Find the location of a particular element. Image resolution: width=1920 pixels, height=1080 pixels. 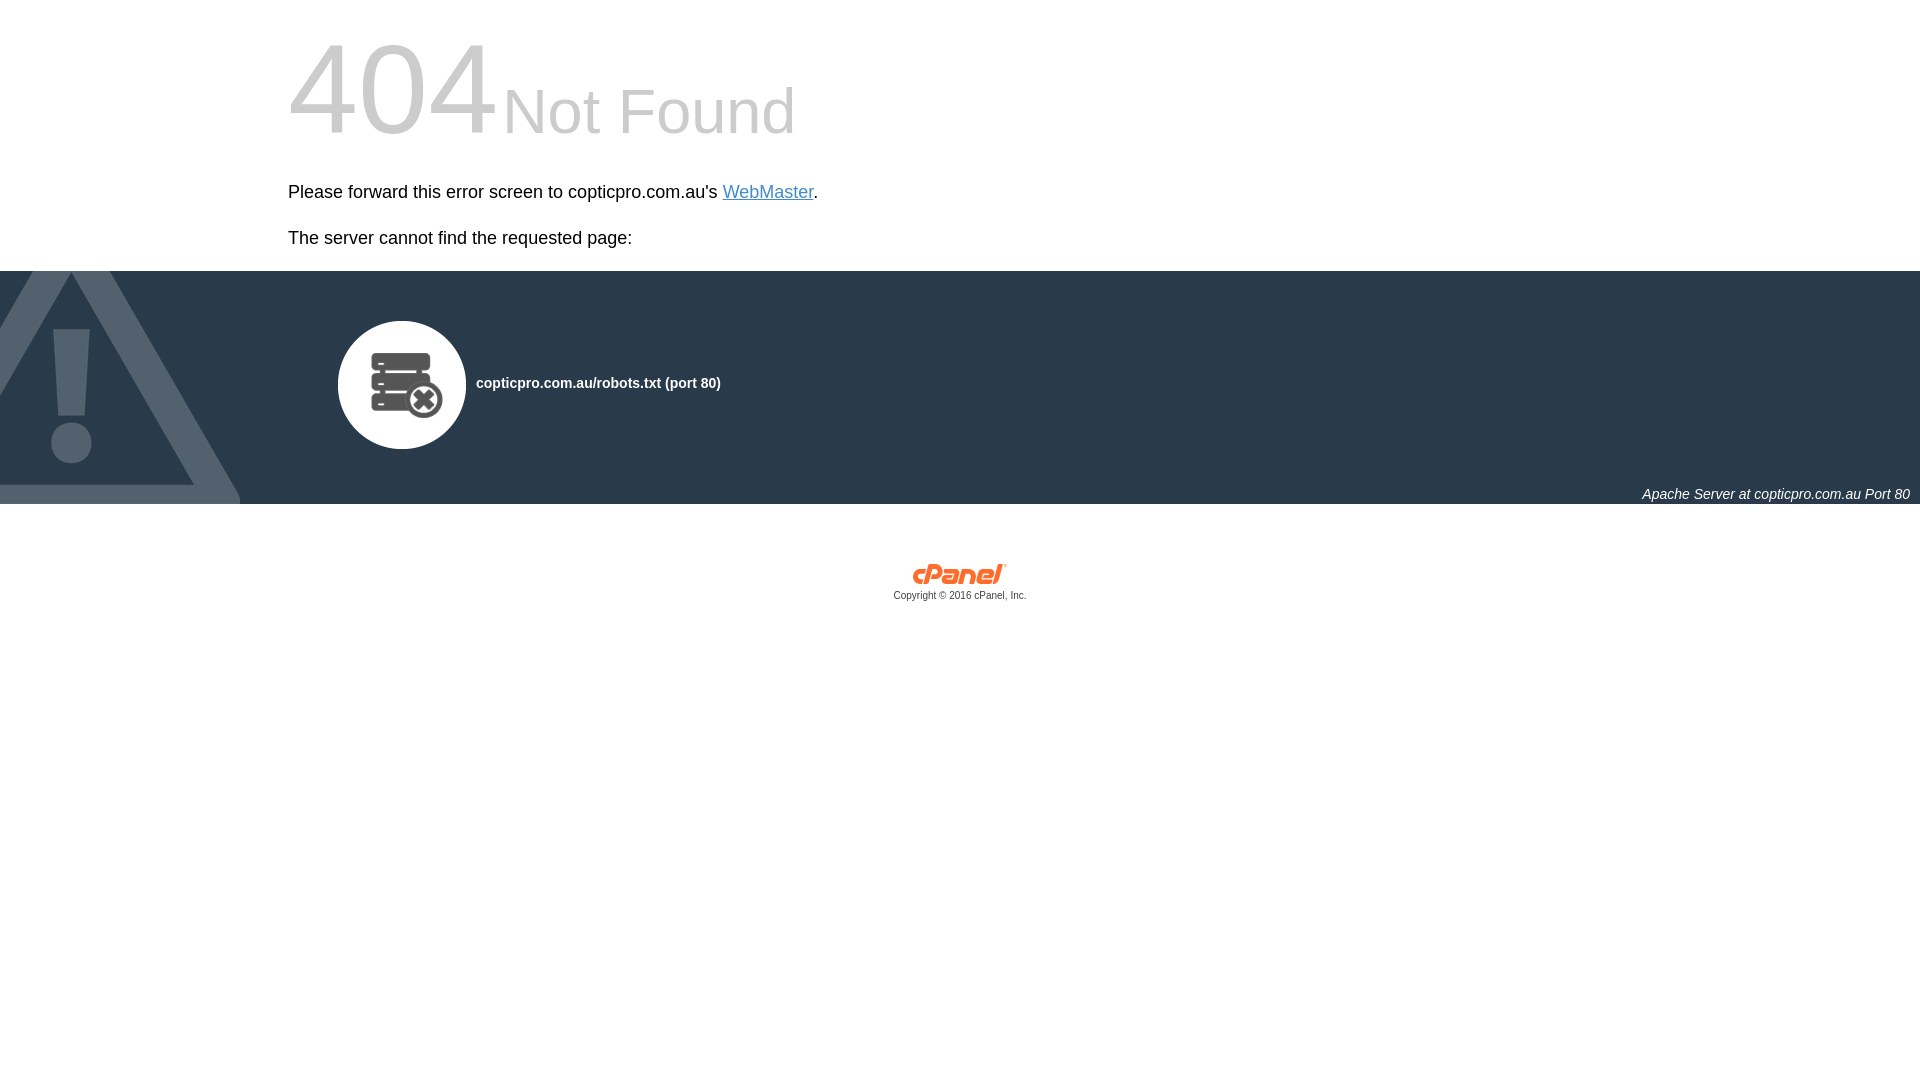

'WebMaster' is located at coordinates (722, 192).